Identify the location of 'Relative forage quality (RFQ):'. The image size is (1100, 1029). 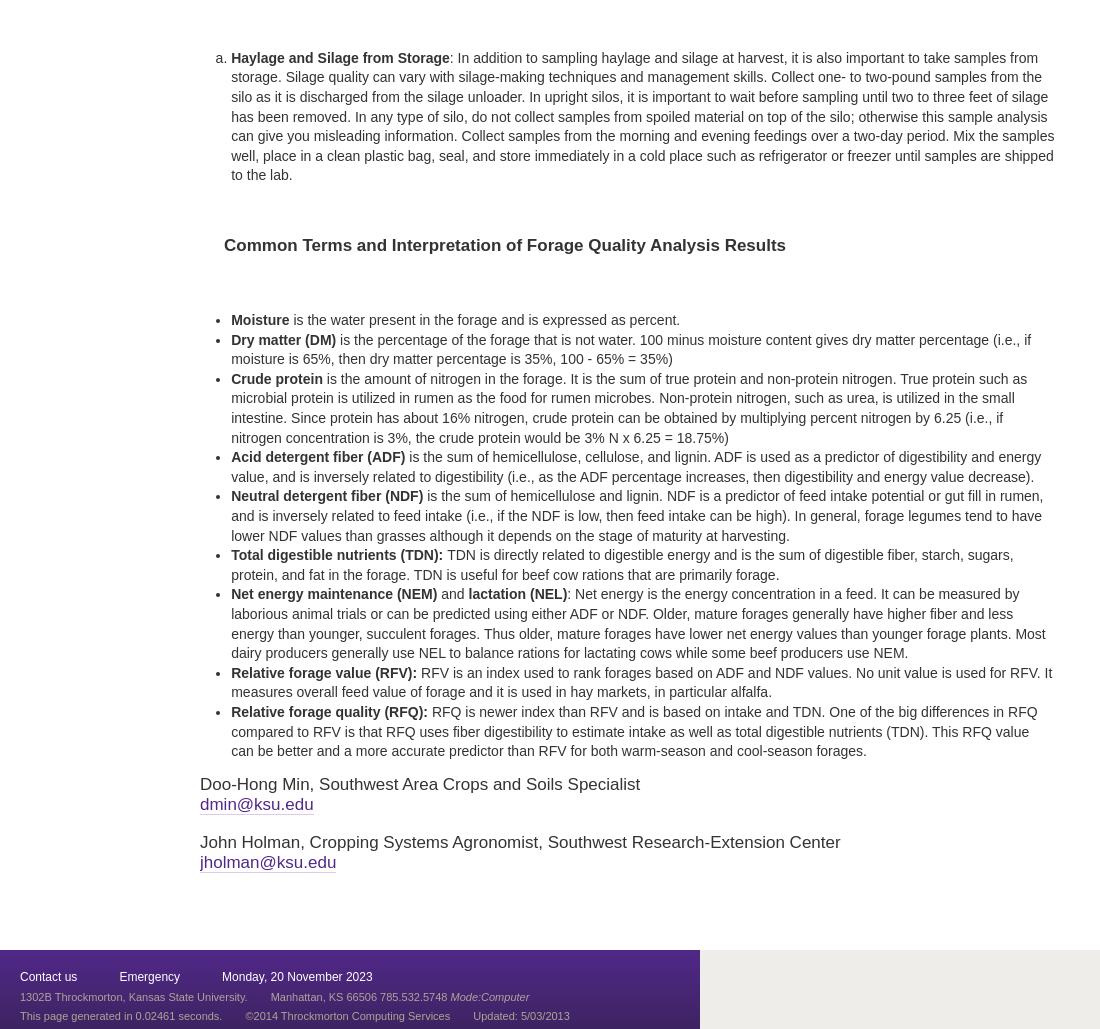
(328, 710).